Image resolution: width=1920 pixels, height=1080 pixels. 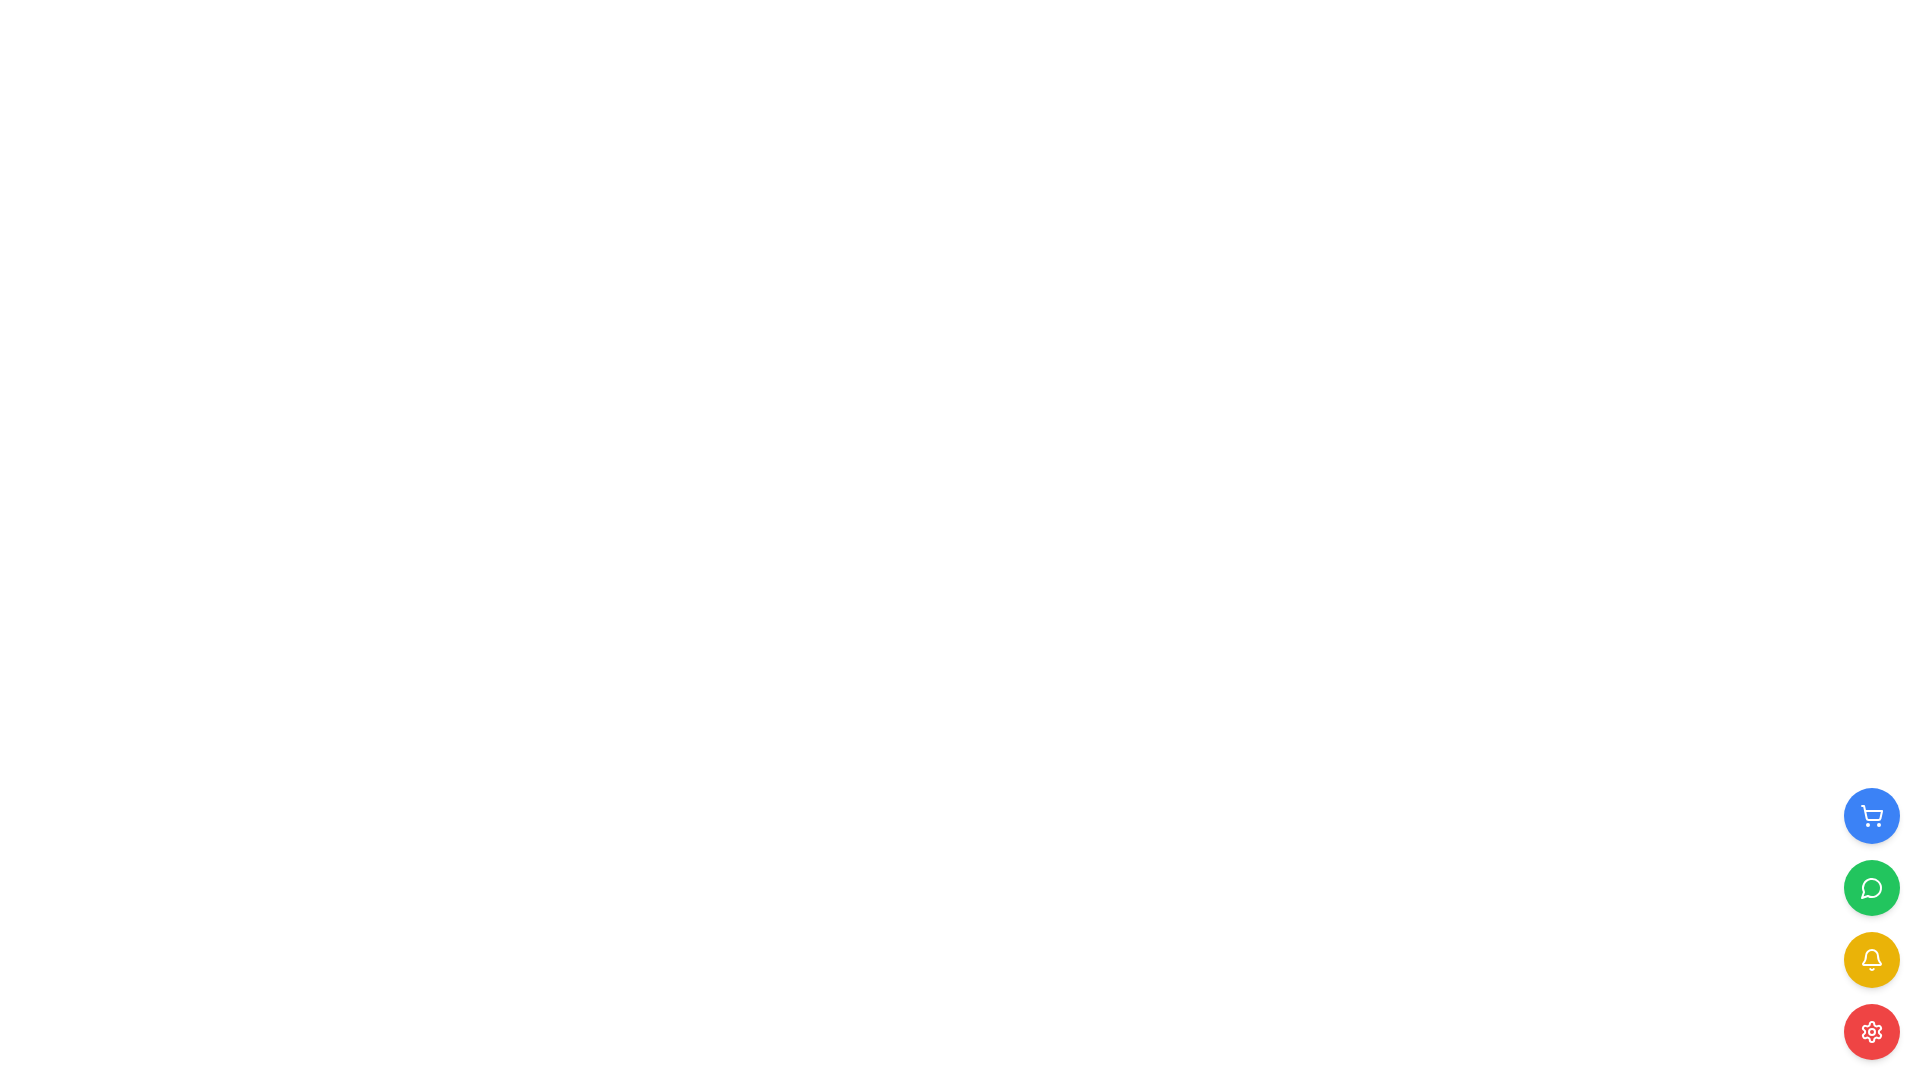 What do you see at coordinates (1871, 816) in the screenshot?
I see `the shopping cart icon located at the top of the button group on the far right side of the interface` at bounding box center [1871, 816].